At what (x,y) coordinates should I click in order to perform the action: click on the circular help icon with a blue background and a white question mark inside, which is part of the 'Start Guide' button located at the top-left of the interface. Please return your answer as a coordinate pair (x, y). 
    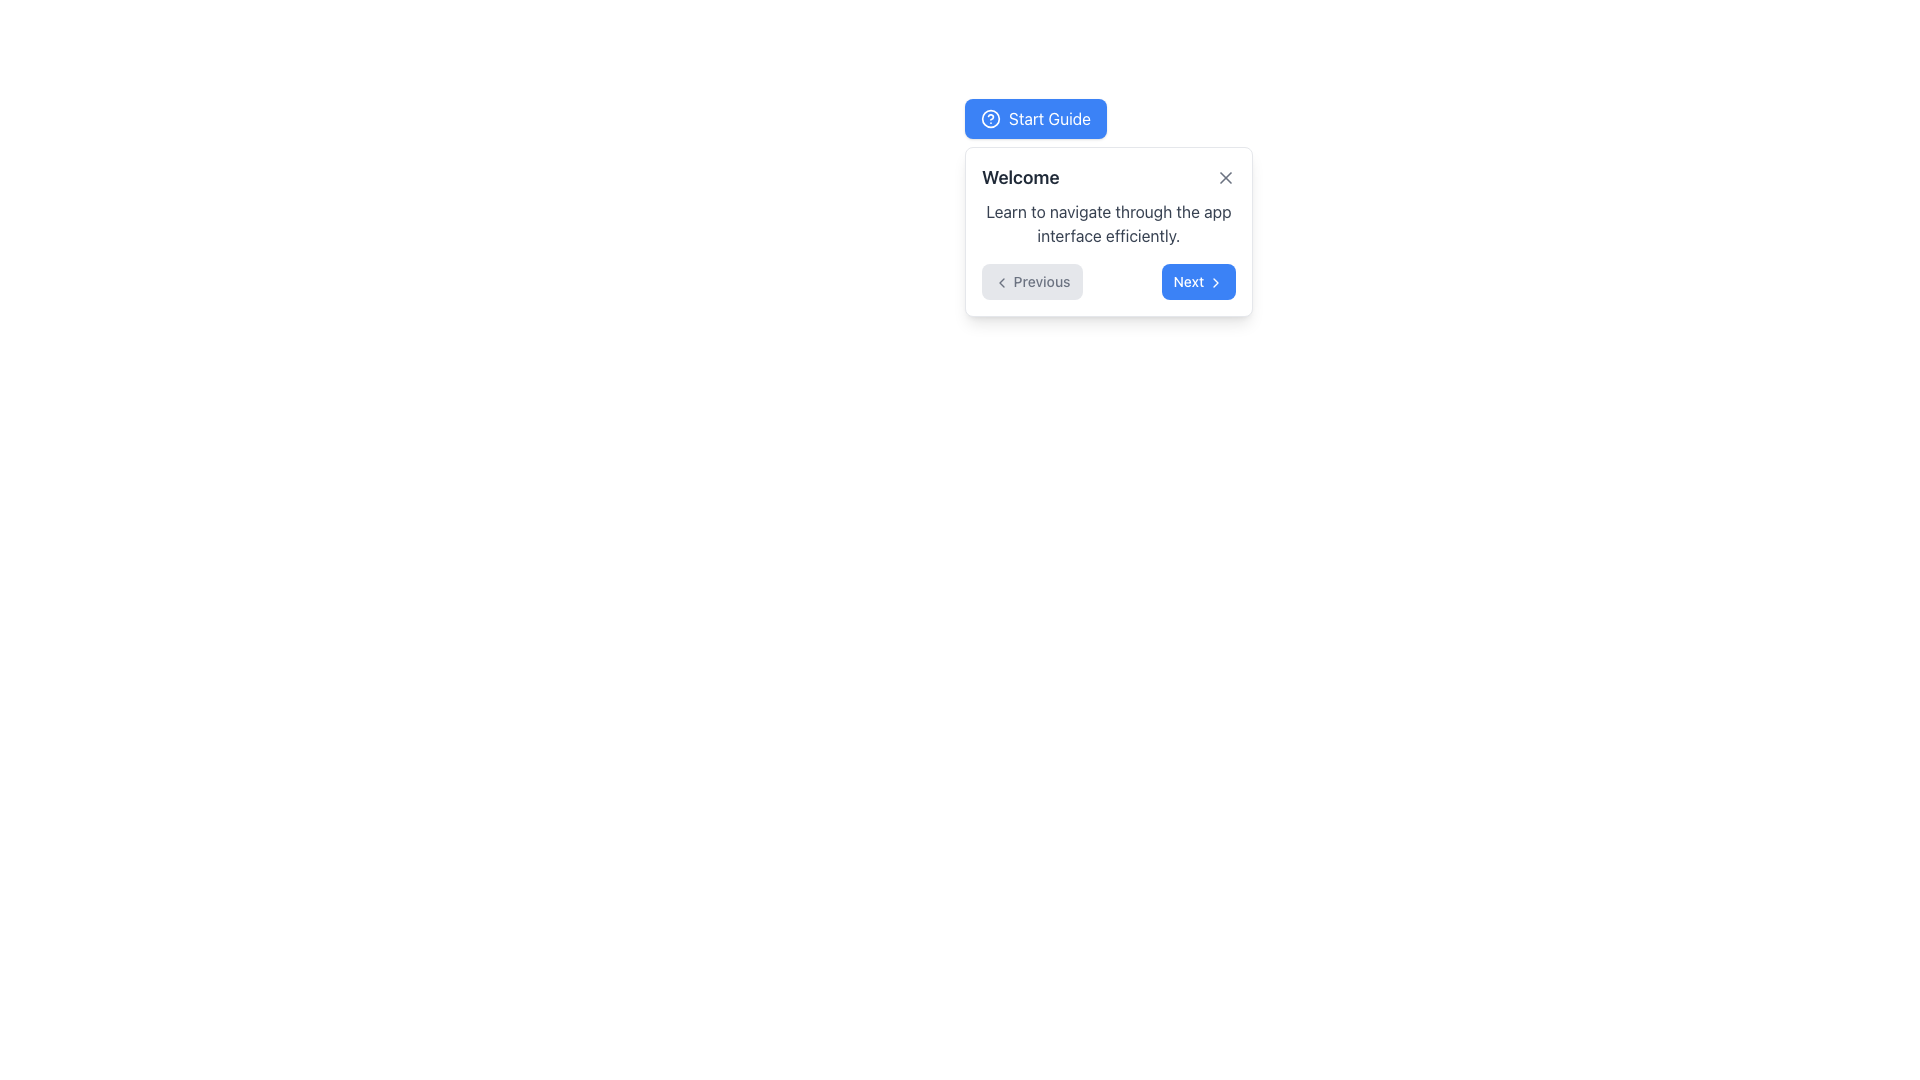
    Looking at the image, I should click on (990, 119).